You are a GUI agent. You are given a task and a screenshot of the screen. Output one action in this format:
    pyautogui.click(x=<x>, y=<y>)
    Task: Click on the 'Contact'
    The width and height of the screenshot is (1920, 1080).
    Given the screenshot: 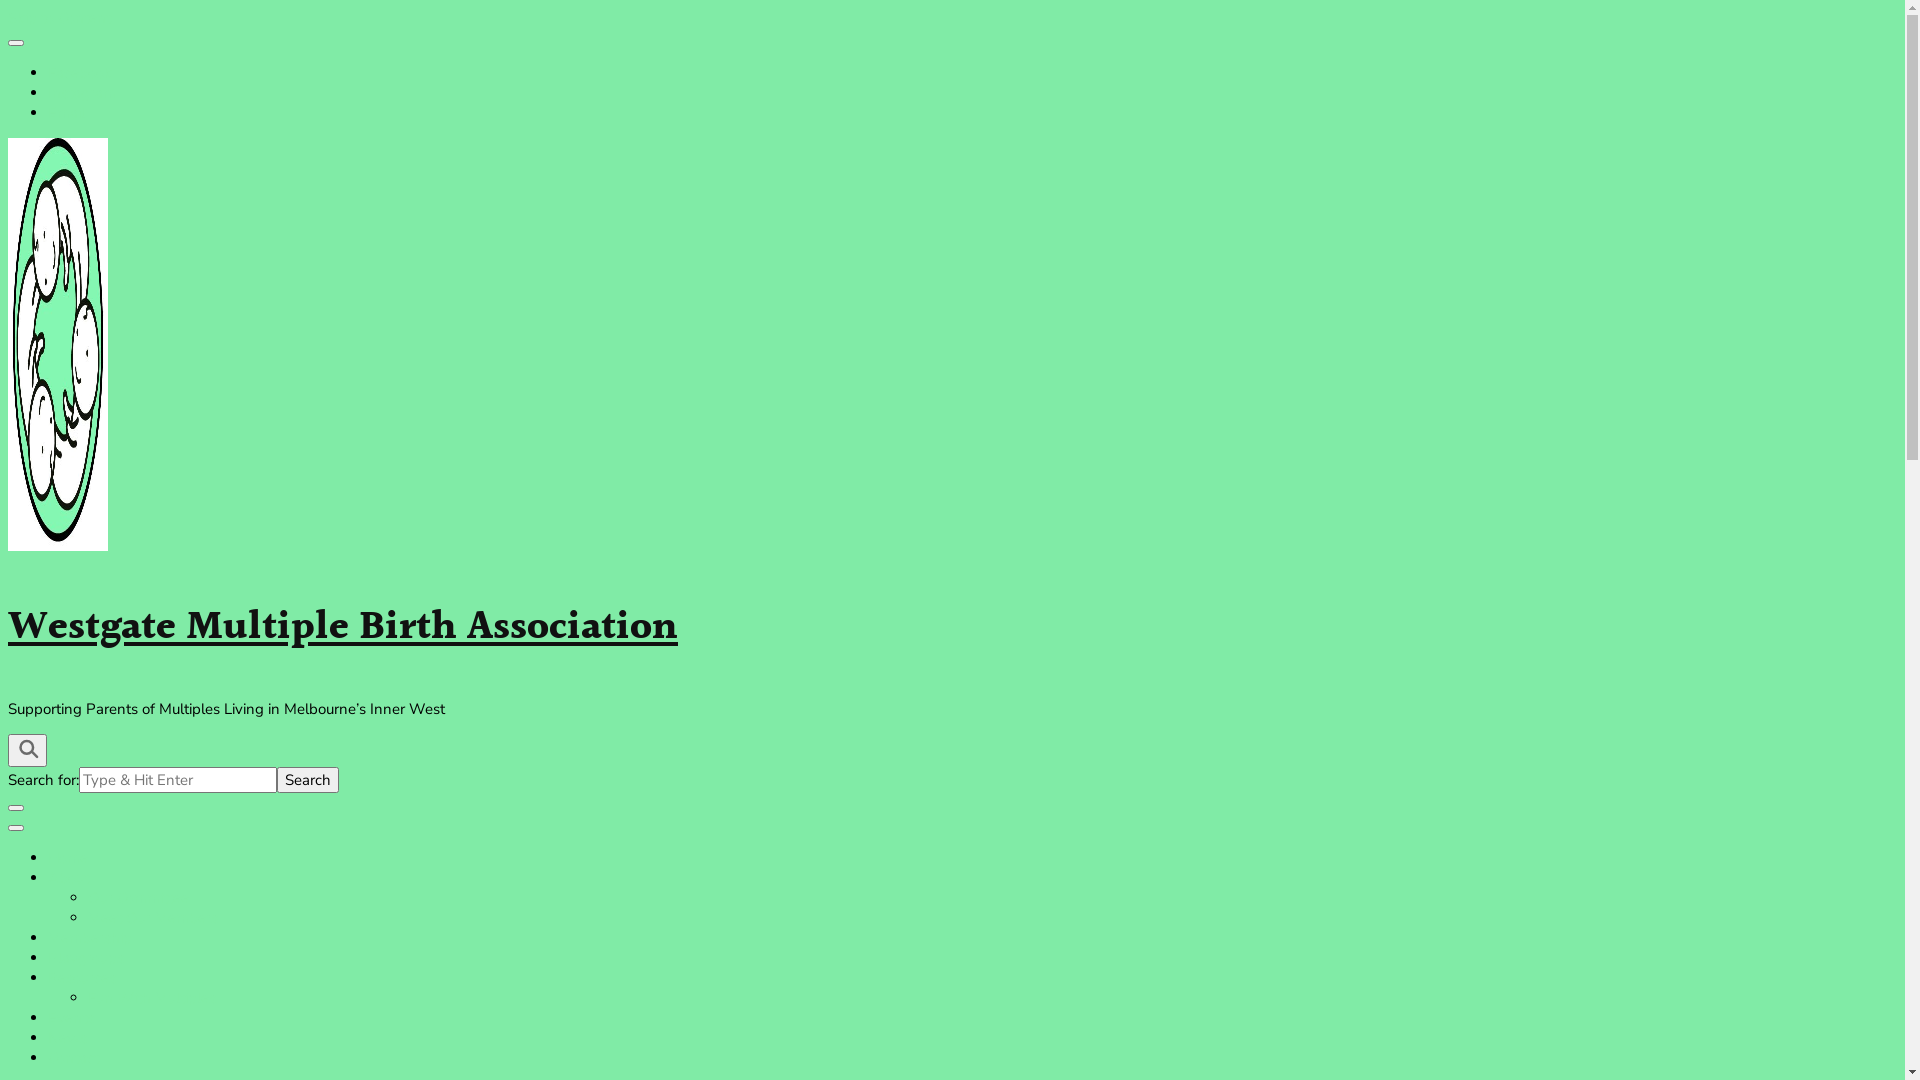 What is the action you would take?
    pyautogui.click(x=73, y=1056)
    